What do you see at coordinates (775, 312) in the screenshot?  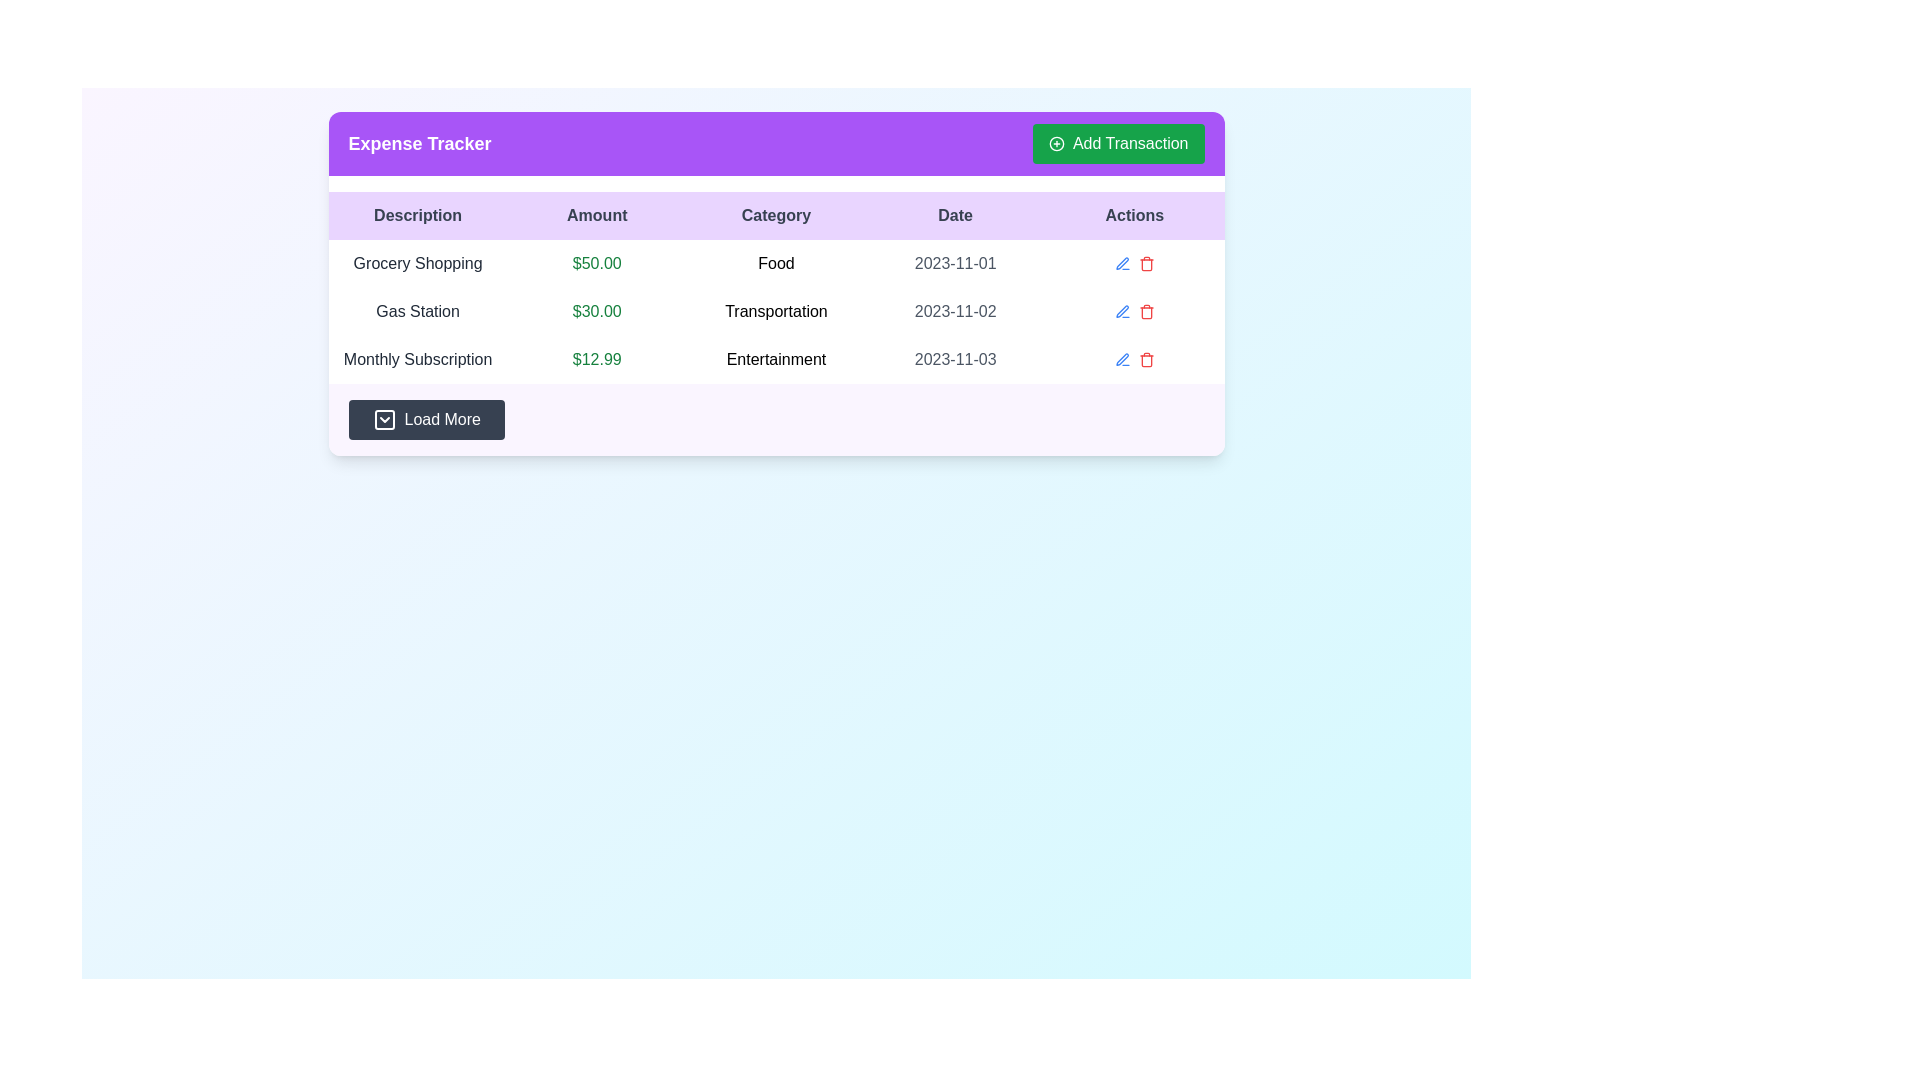 I see `the second row in the table that contains the label 'Gas Station', amount '$30.00', category 'Transportation', and date '2023-11-02' for more details` at bounding box center [775, 312].